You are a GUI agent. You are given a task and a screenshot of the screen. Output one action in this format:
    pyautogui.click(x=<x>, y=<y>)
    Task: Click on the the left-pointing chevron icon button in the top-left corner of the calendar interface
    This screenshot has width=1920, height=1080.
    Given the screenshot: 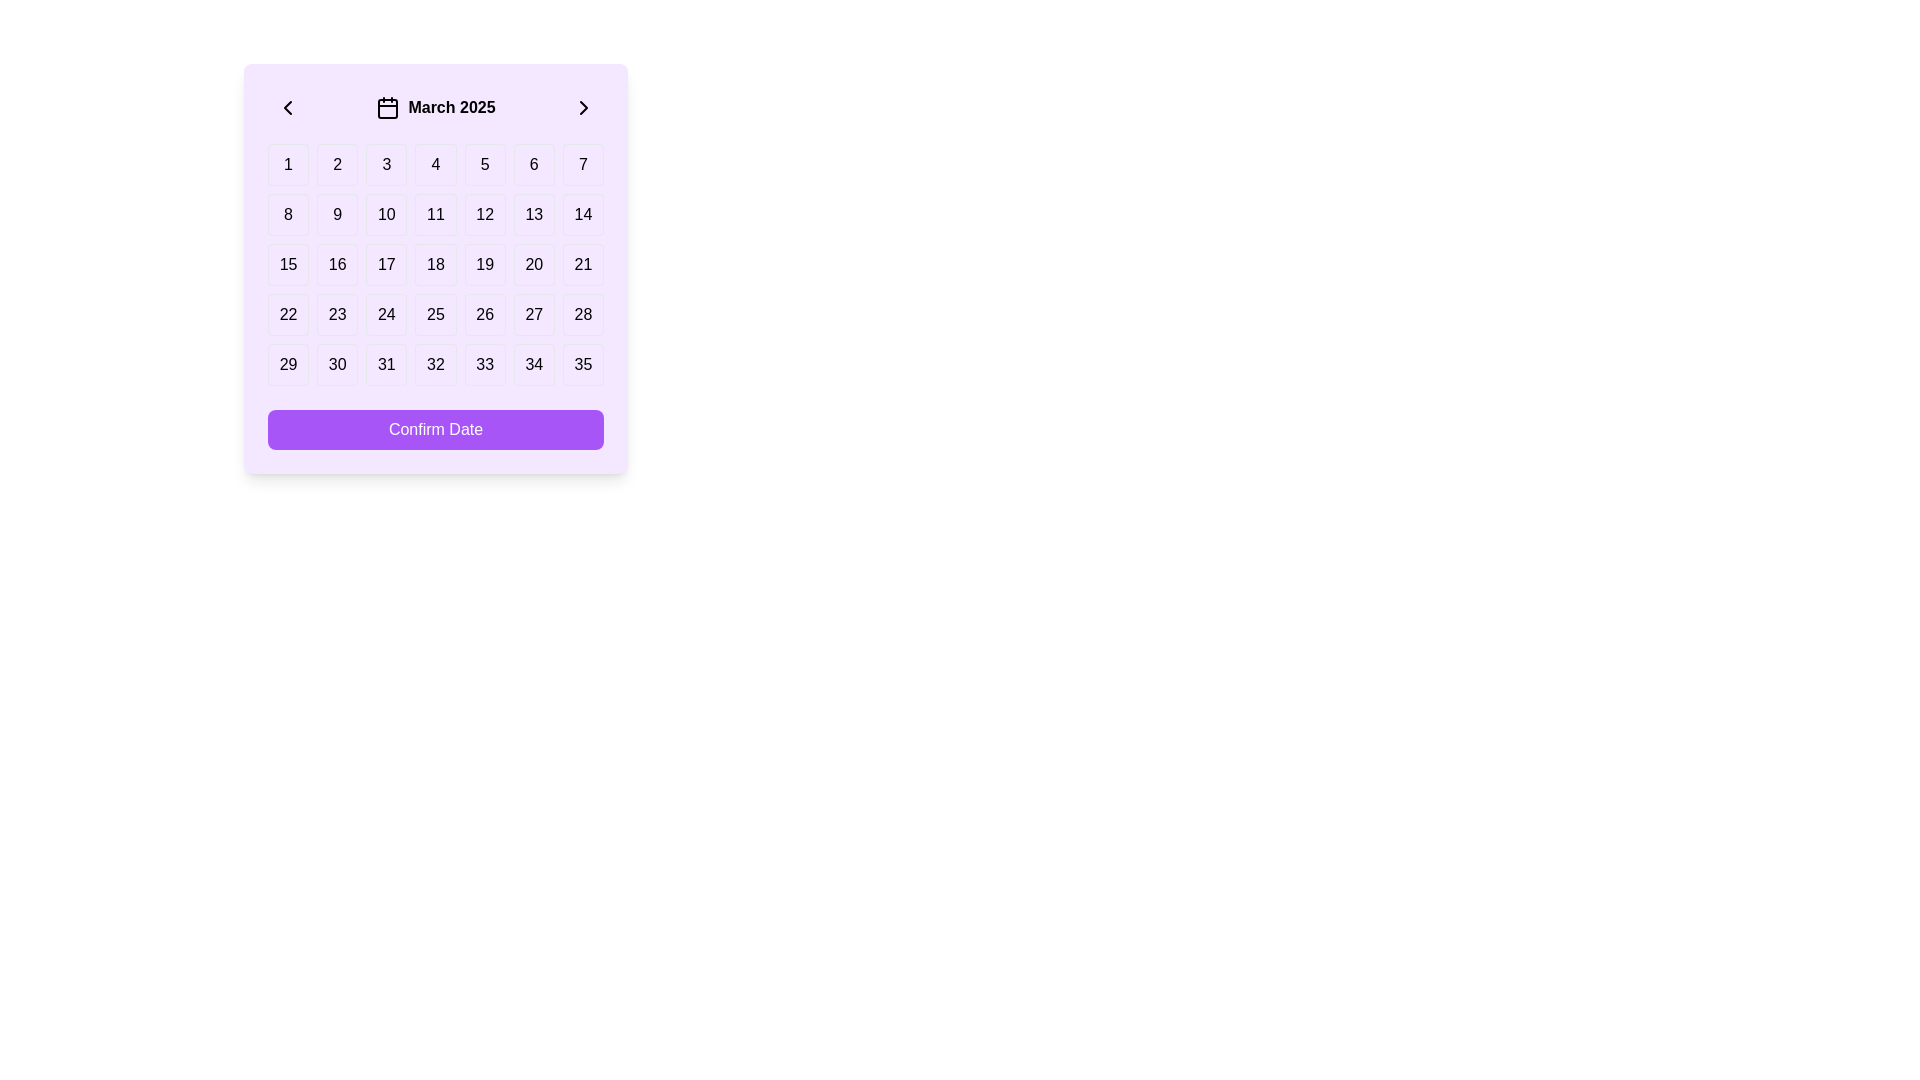 What is the action you would take?
    pyautogui.click(x=287, y=108)
    